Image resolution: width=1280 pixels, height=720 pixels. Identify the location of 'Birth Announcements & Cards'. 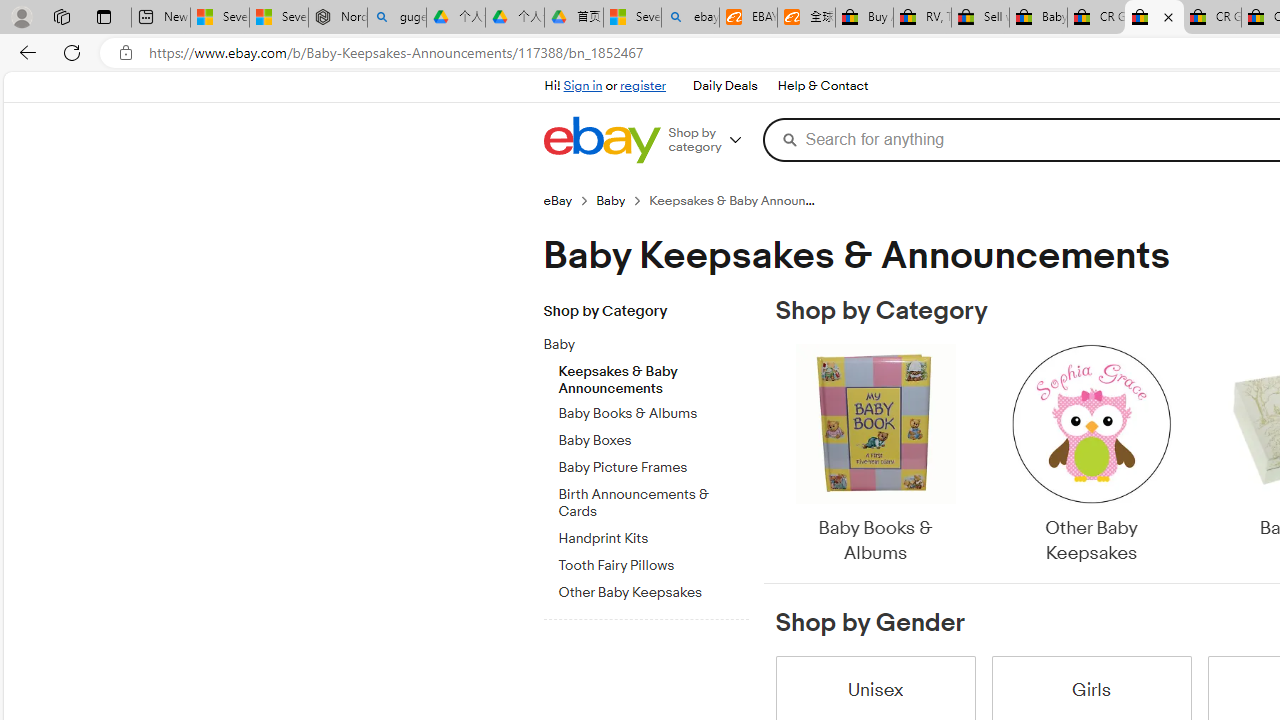
(653, 502).